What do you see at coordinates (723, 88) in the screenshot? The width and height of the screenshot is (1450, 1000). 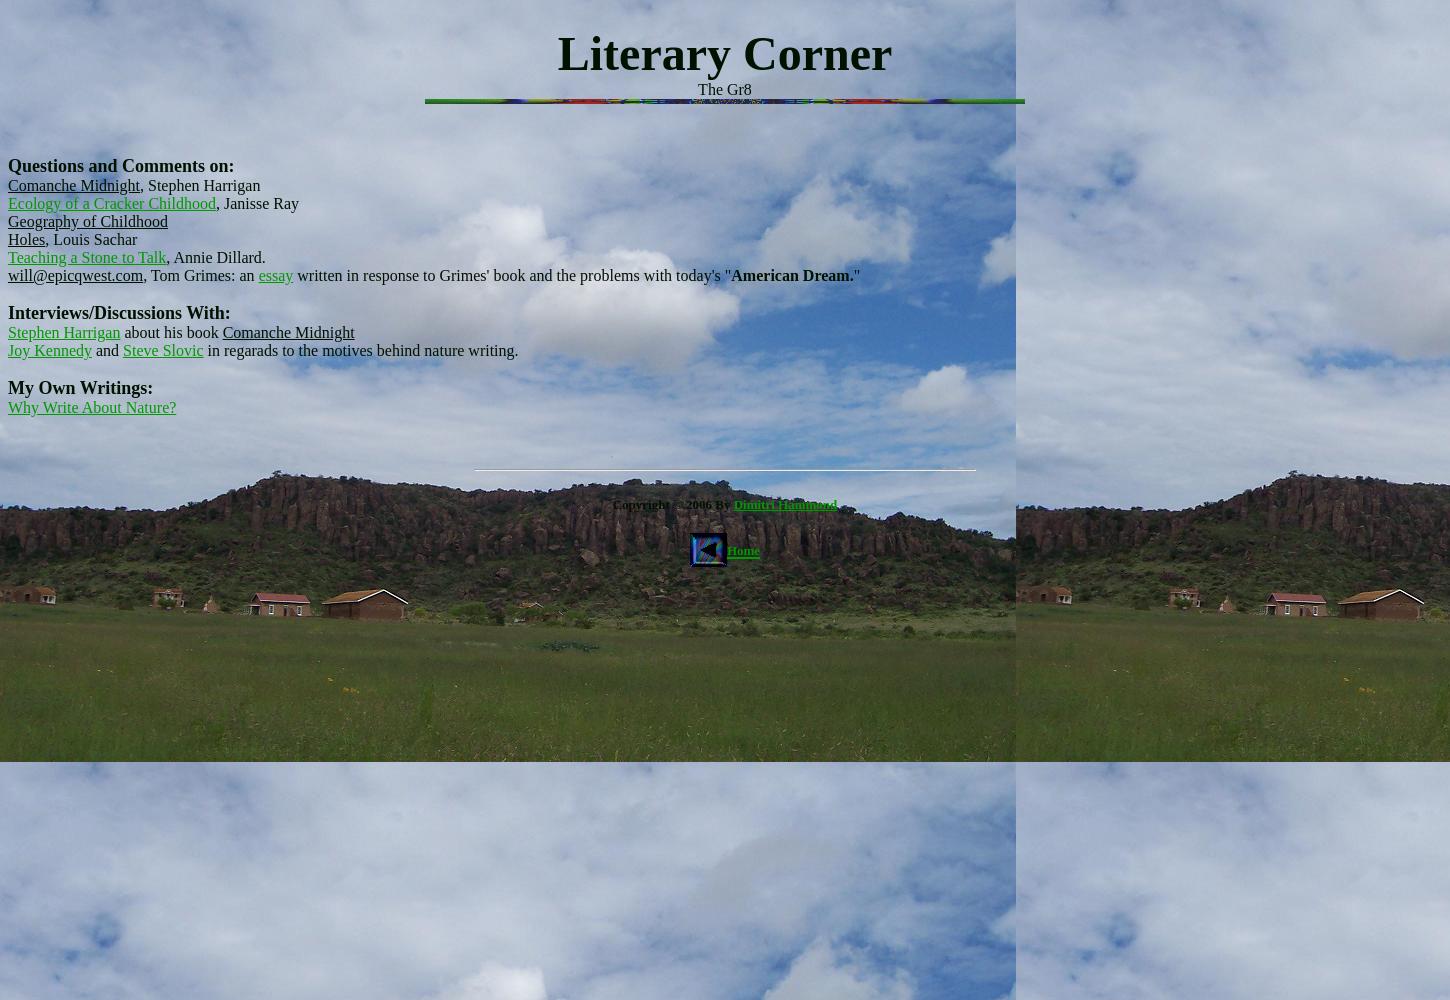 I see `'The Gr8'` at bounding box center [723, 88].